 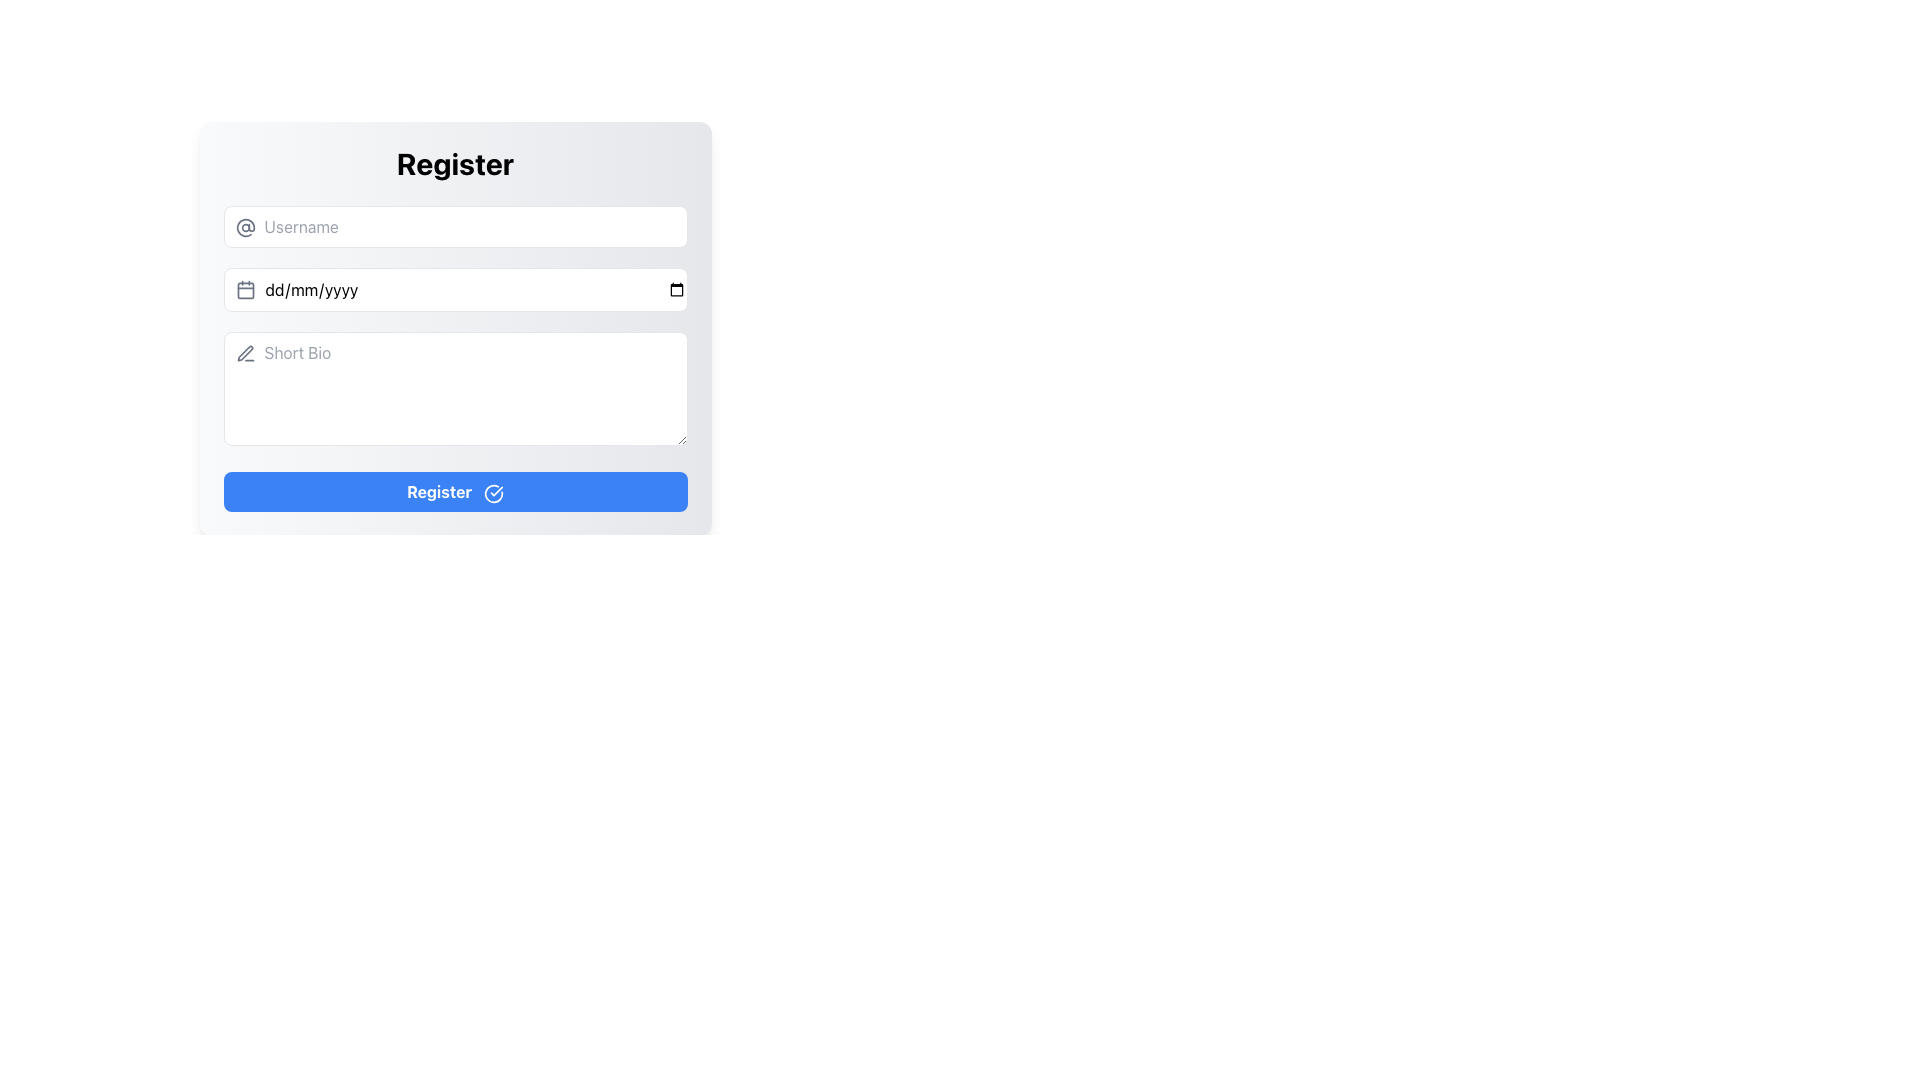 What do you see at coordinates (244, 290) in the screenshot?
I see `the calendar icon located to the left of the 'dd/mm/yyyy' input field` at bounding box center [244, 290].